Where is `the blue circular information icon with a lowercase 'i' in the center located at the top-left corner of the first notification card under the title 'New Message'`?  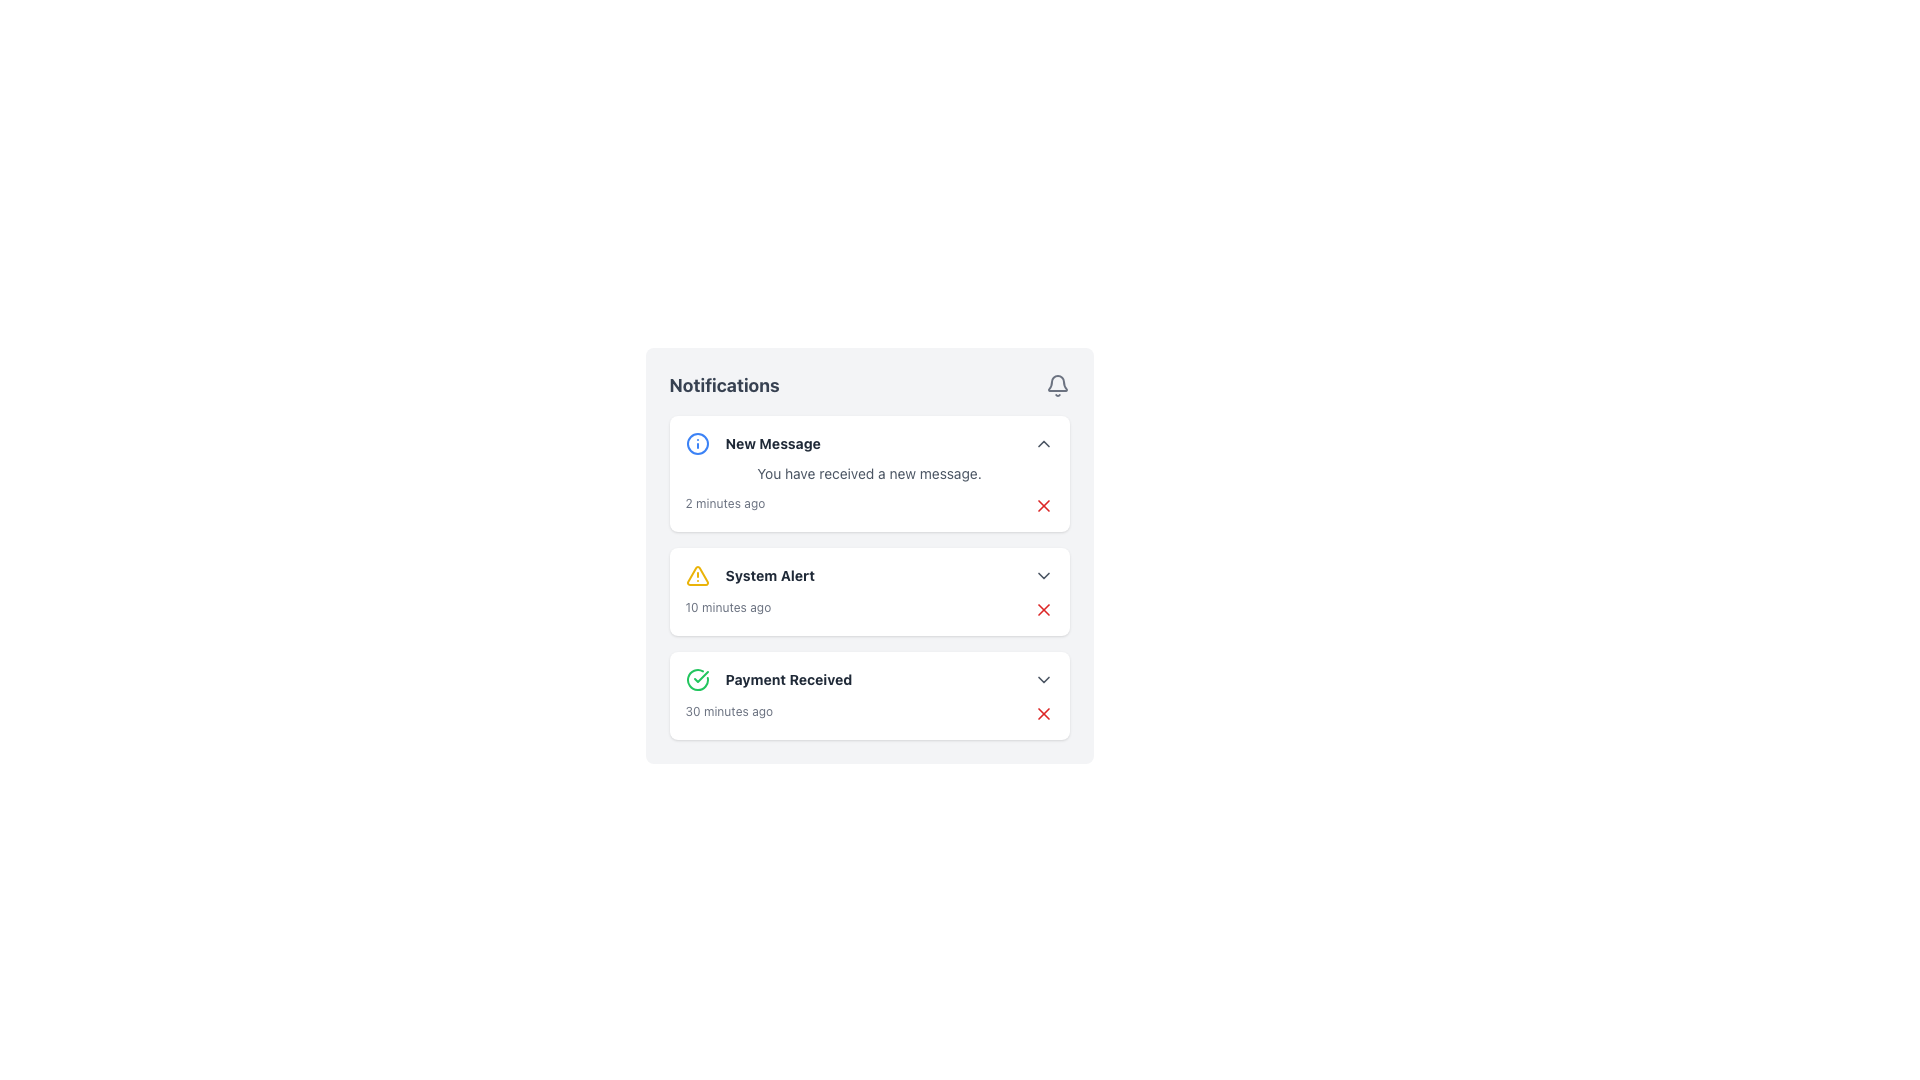
the blue circular information icon with a lowercase 'i' in the center located at the top-left corner of the first notification card under the title 'New Message' is located at coordinates (697, 442).